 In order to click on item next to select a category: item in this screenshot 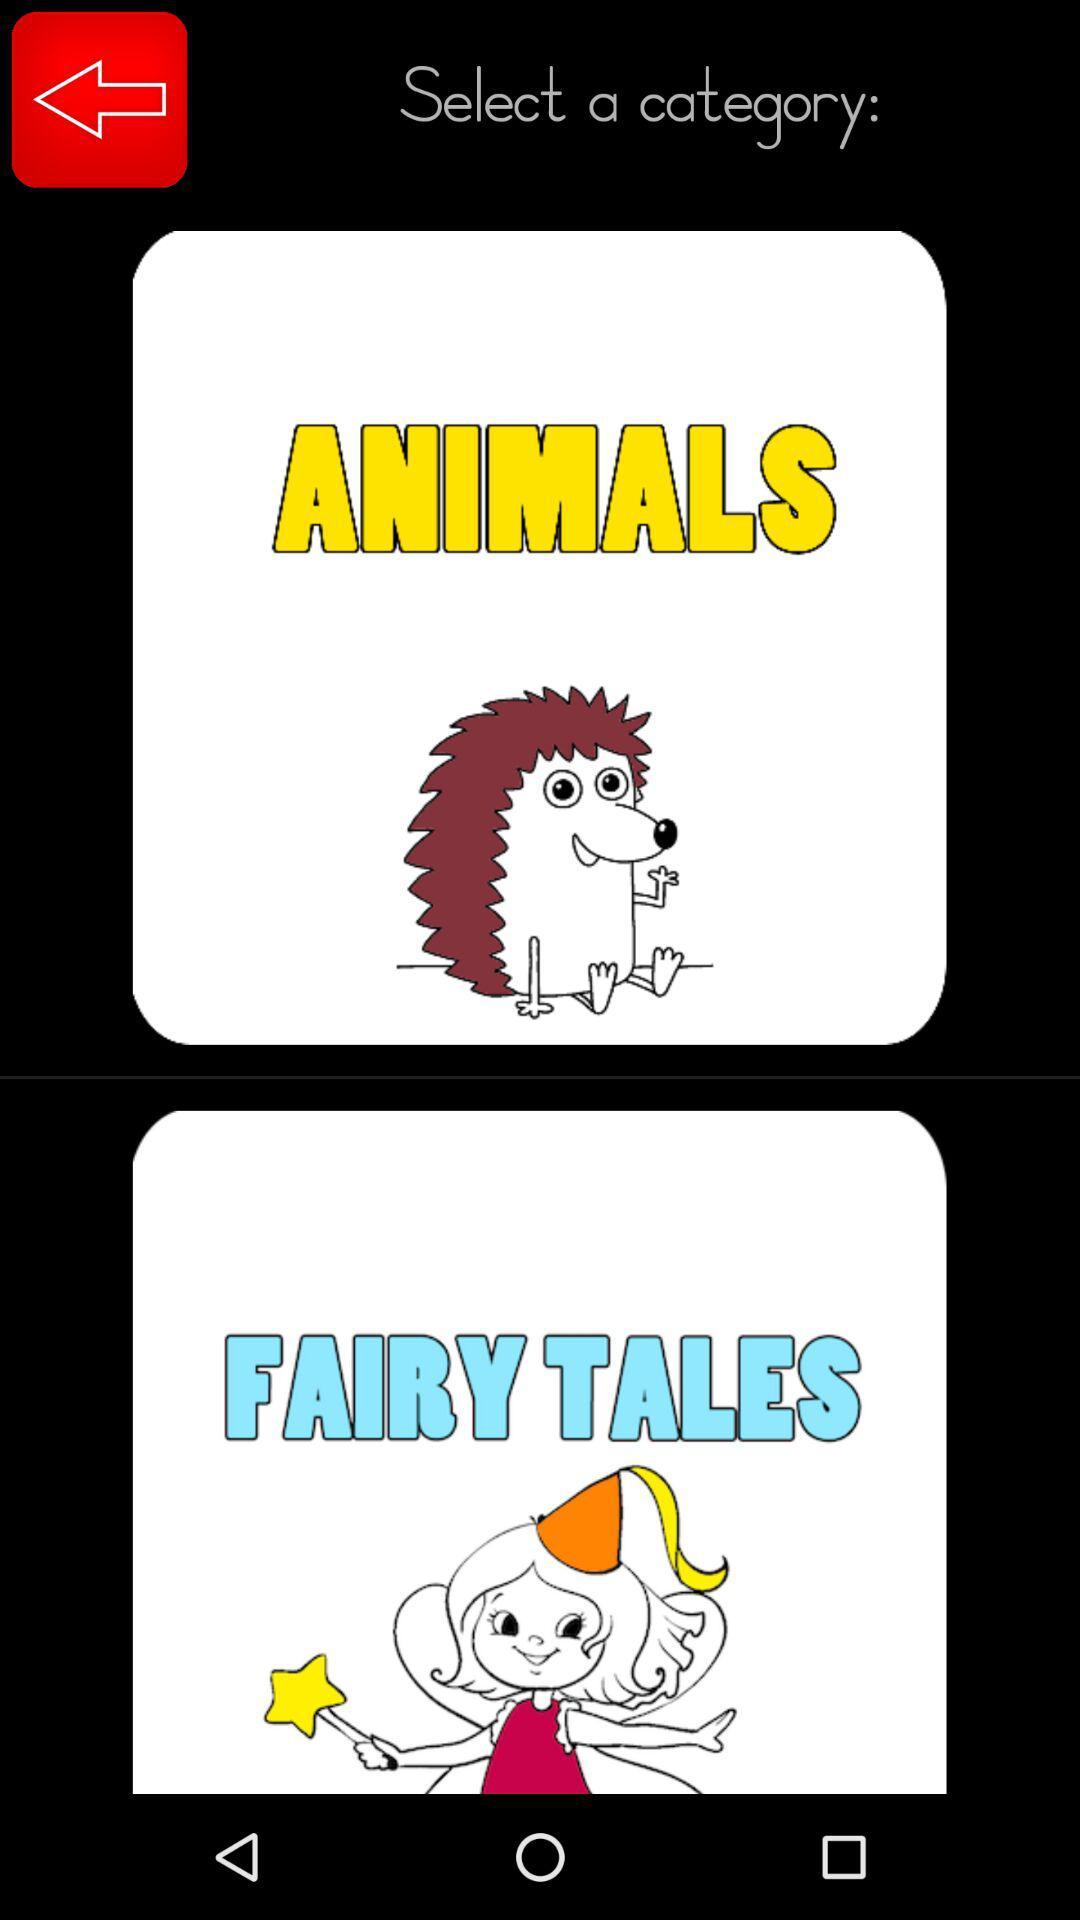, I will do `click(99, 98)`.